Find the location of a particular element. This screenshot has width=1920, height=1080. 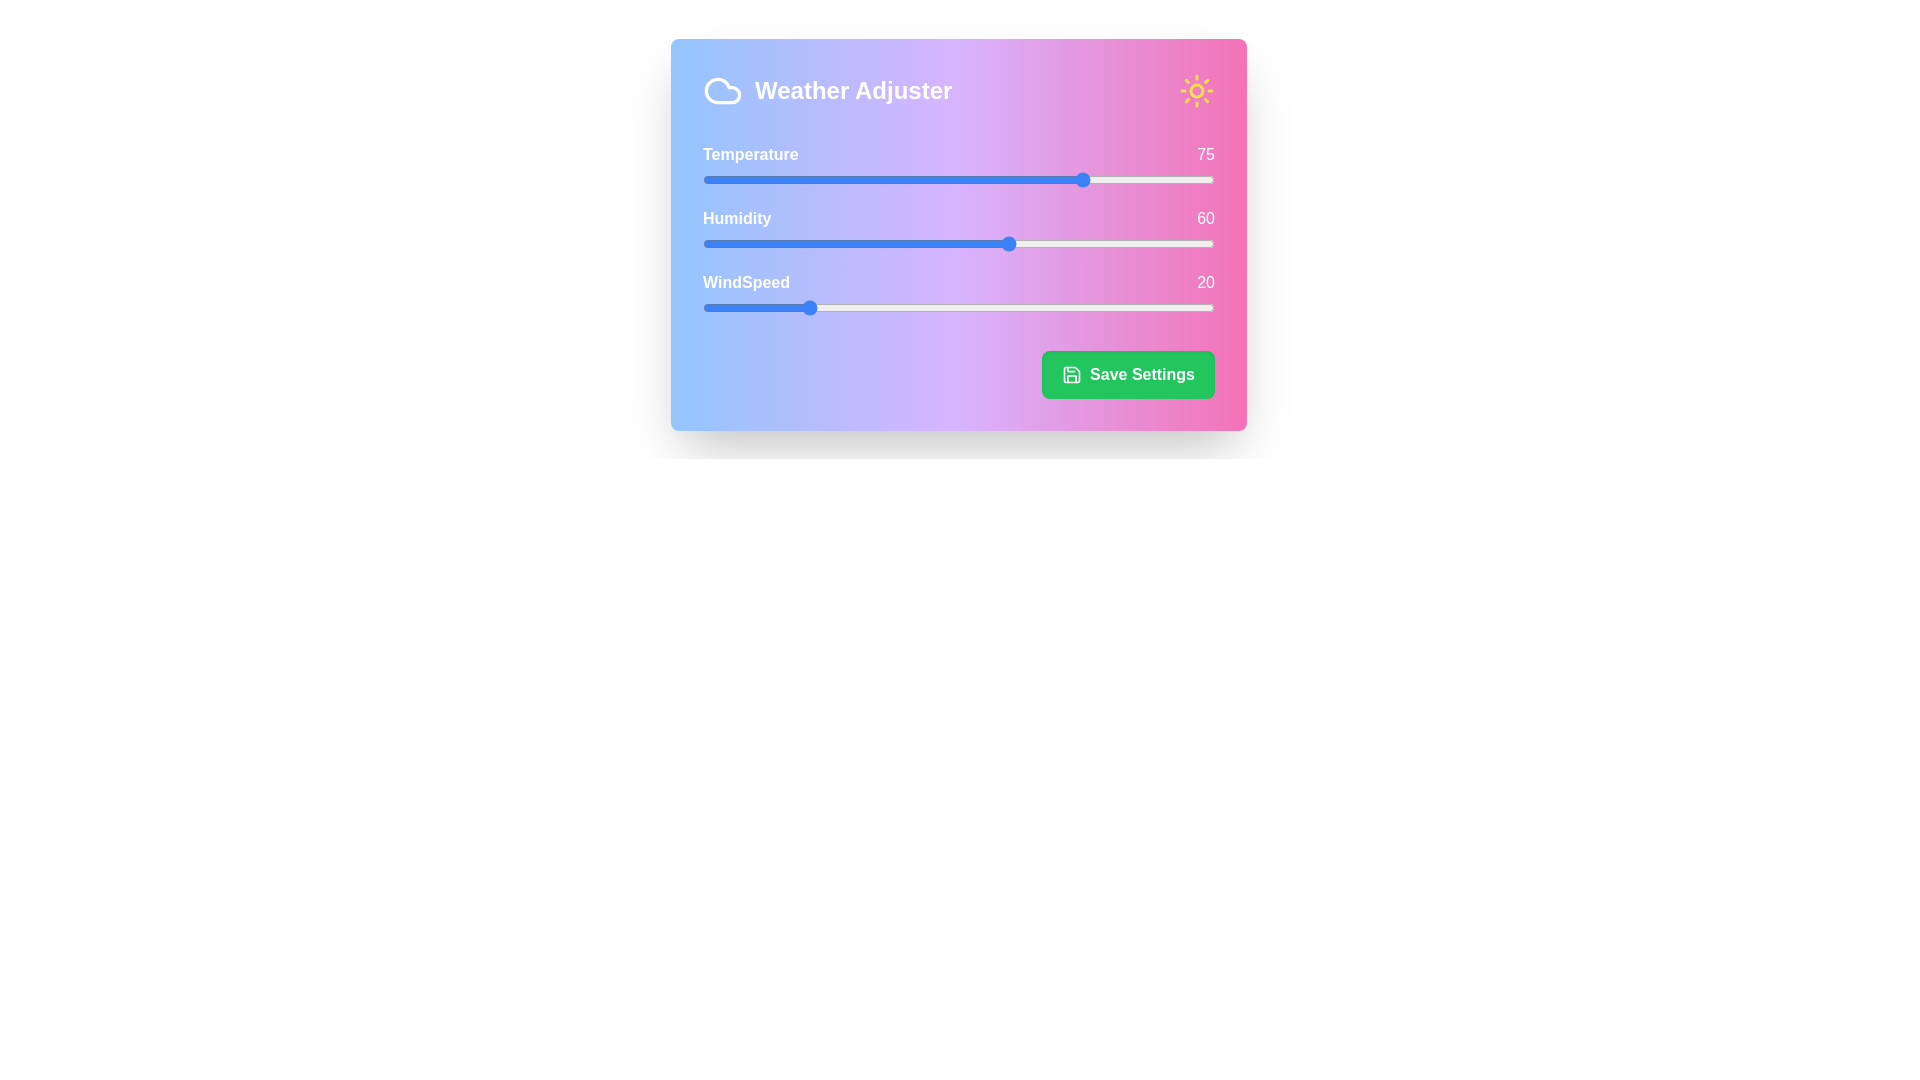

the humidity value is located at coordinates (1168, 242).